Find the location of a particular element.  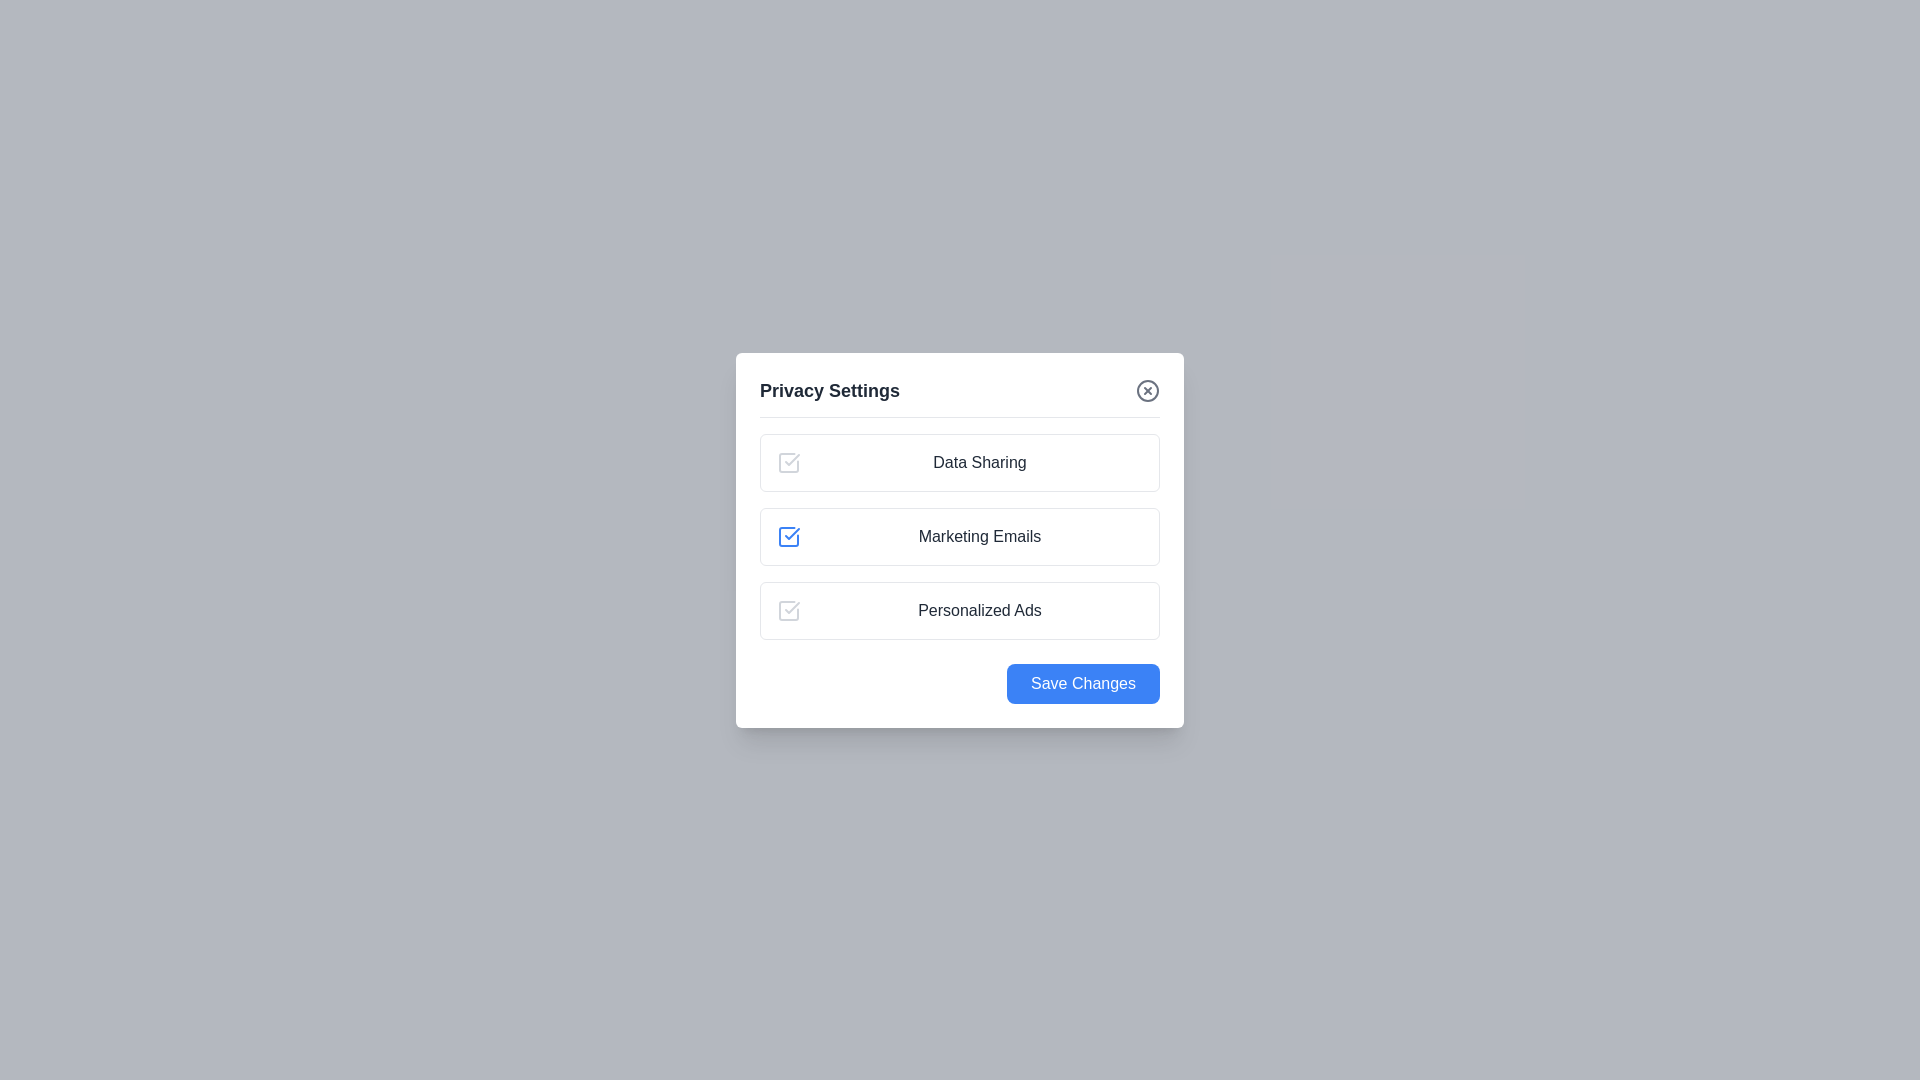

the preference title Personalized Ads from the list is located at coordinates (979, 609).